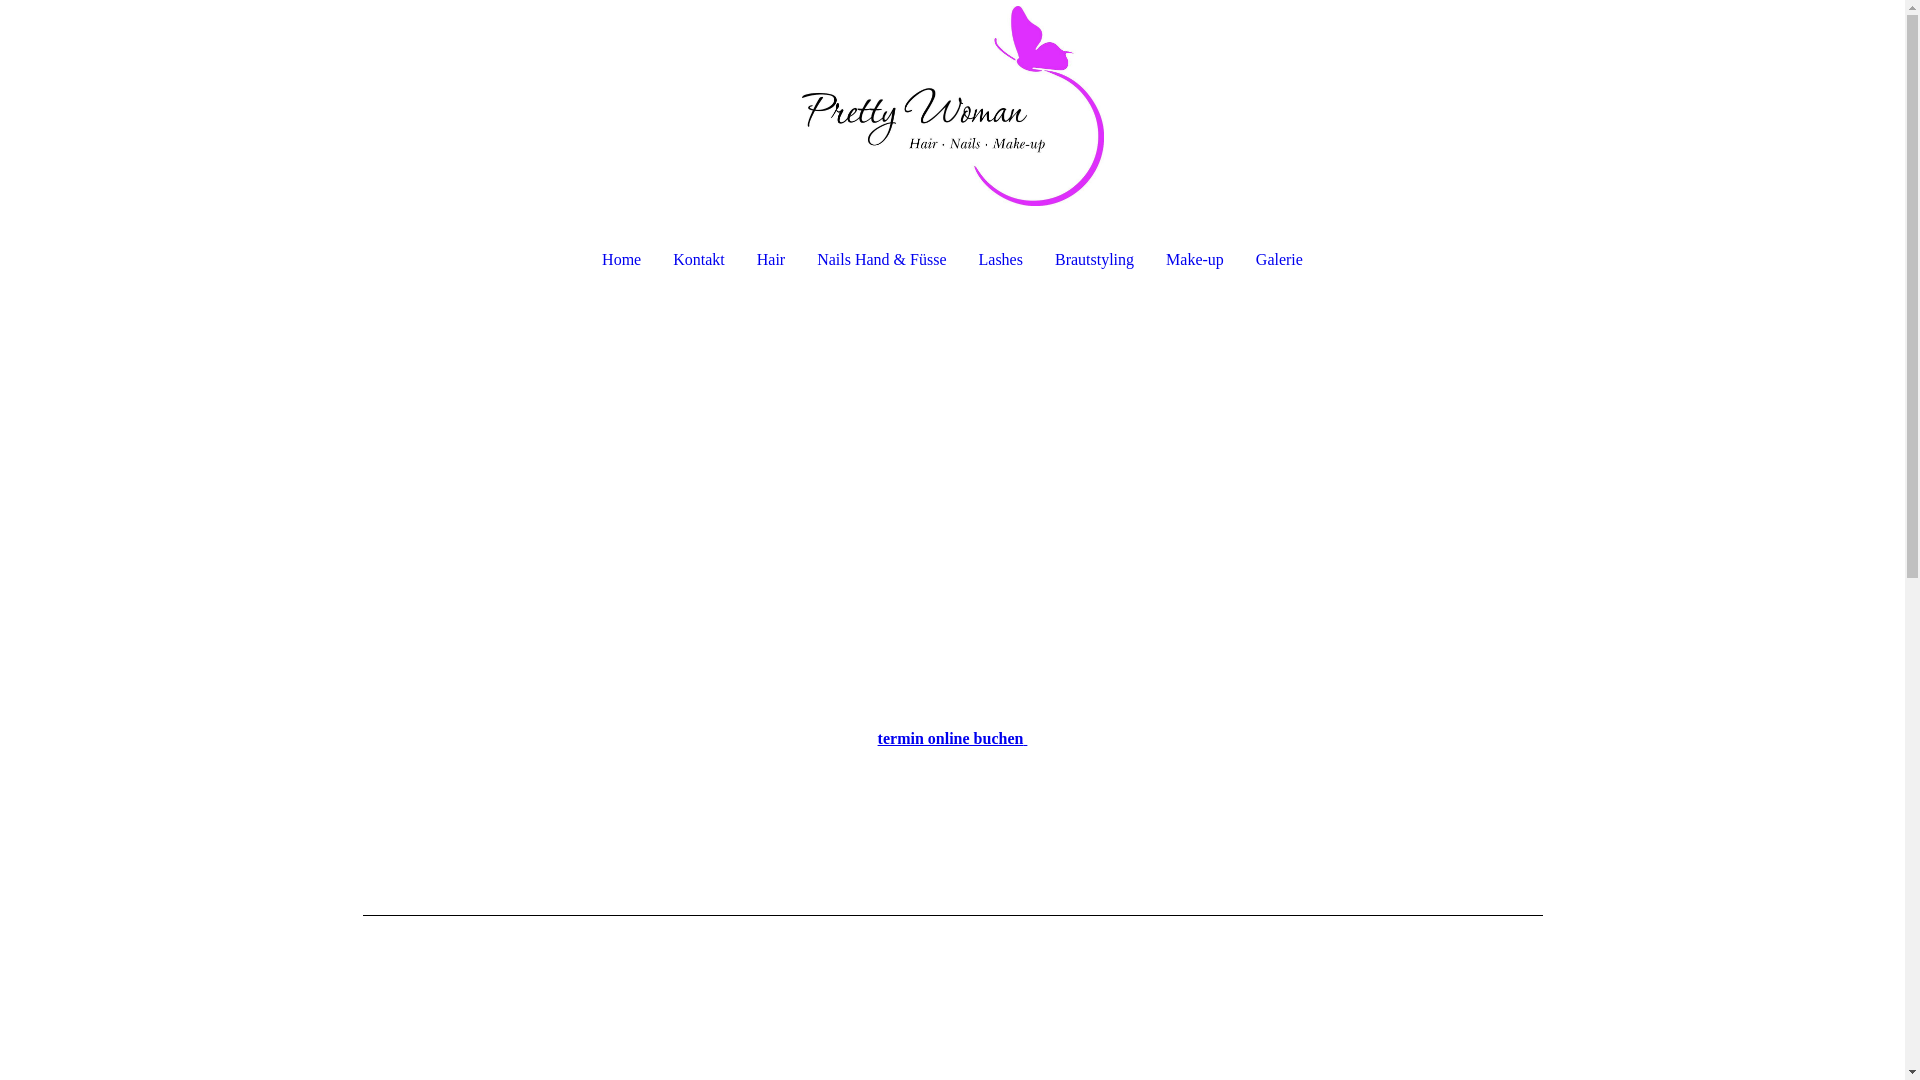 The width and height of the screenshot is (1920, 1080). I want to click on 'Lashes', so click(1001, 258).